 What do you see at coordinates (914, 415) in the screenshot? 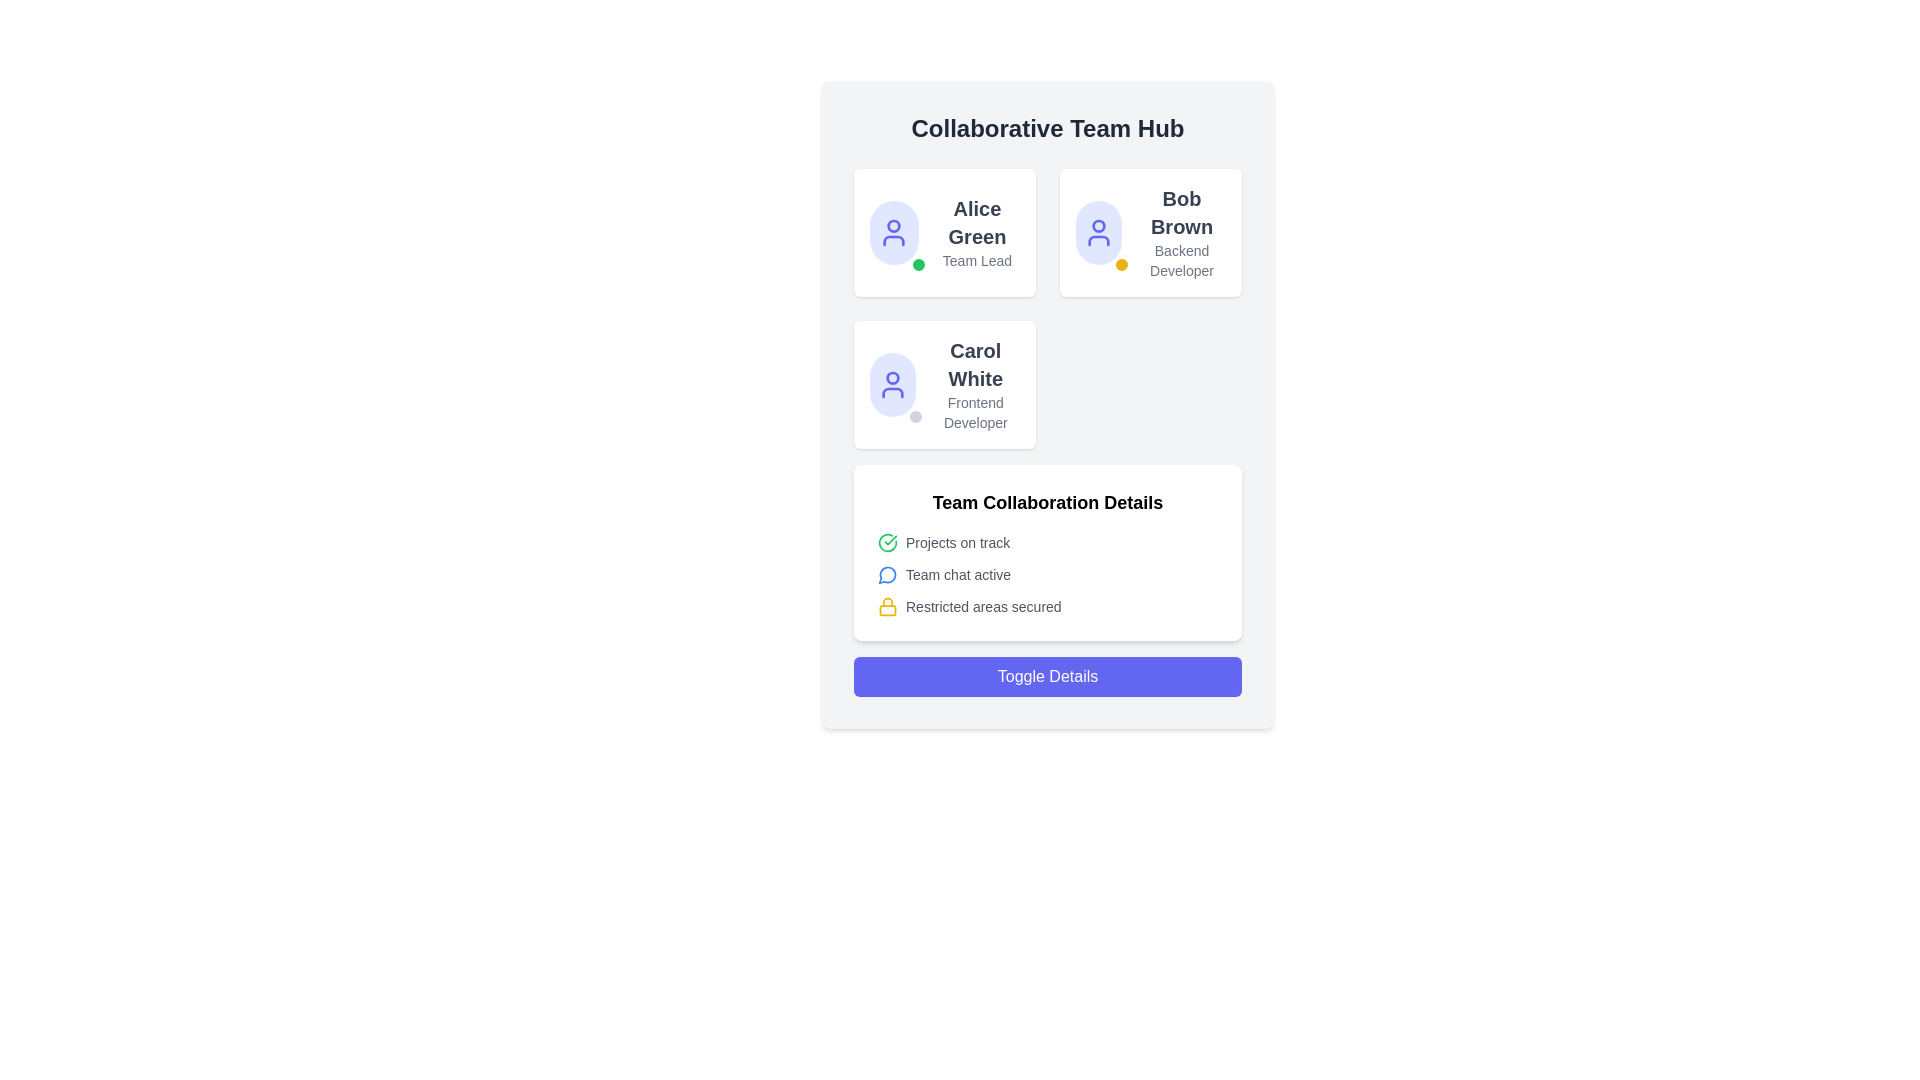
I see `the status indicator located at the bottom-right of Carol White's profile card avatar` at bounding box center [914, 415].